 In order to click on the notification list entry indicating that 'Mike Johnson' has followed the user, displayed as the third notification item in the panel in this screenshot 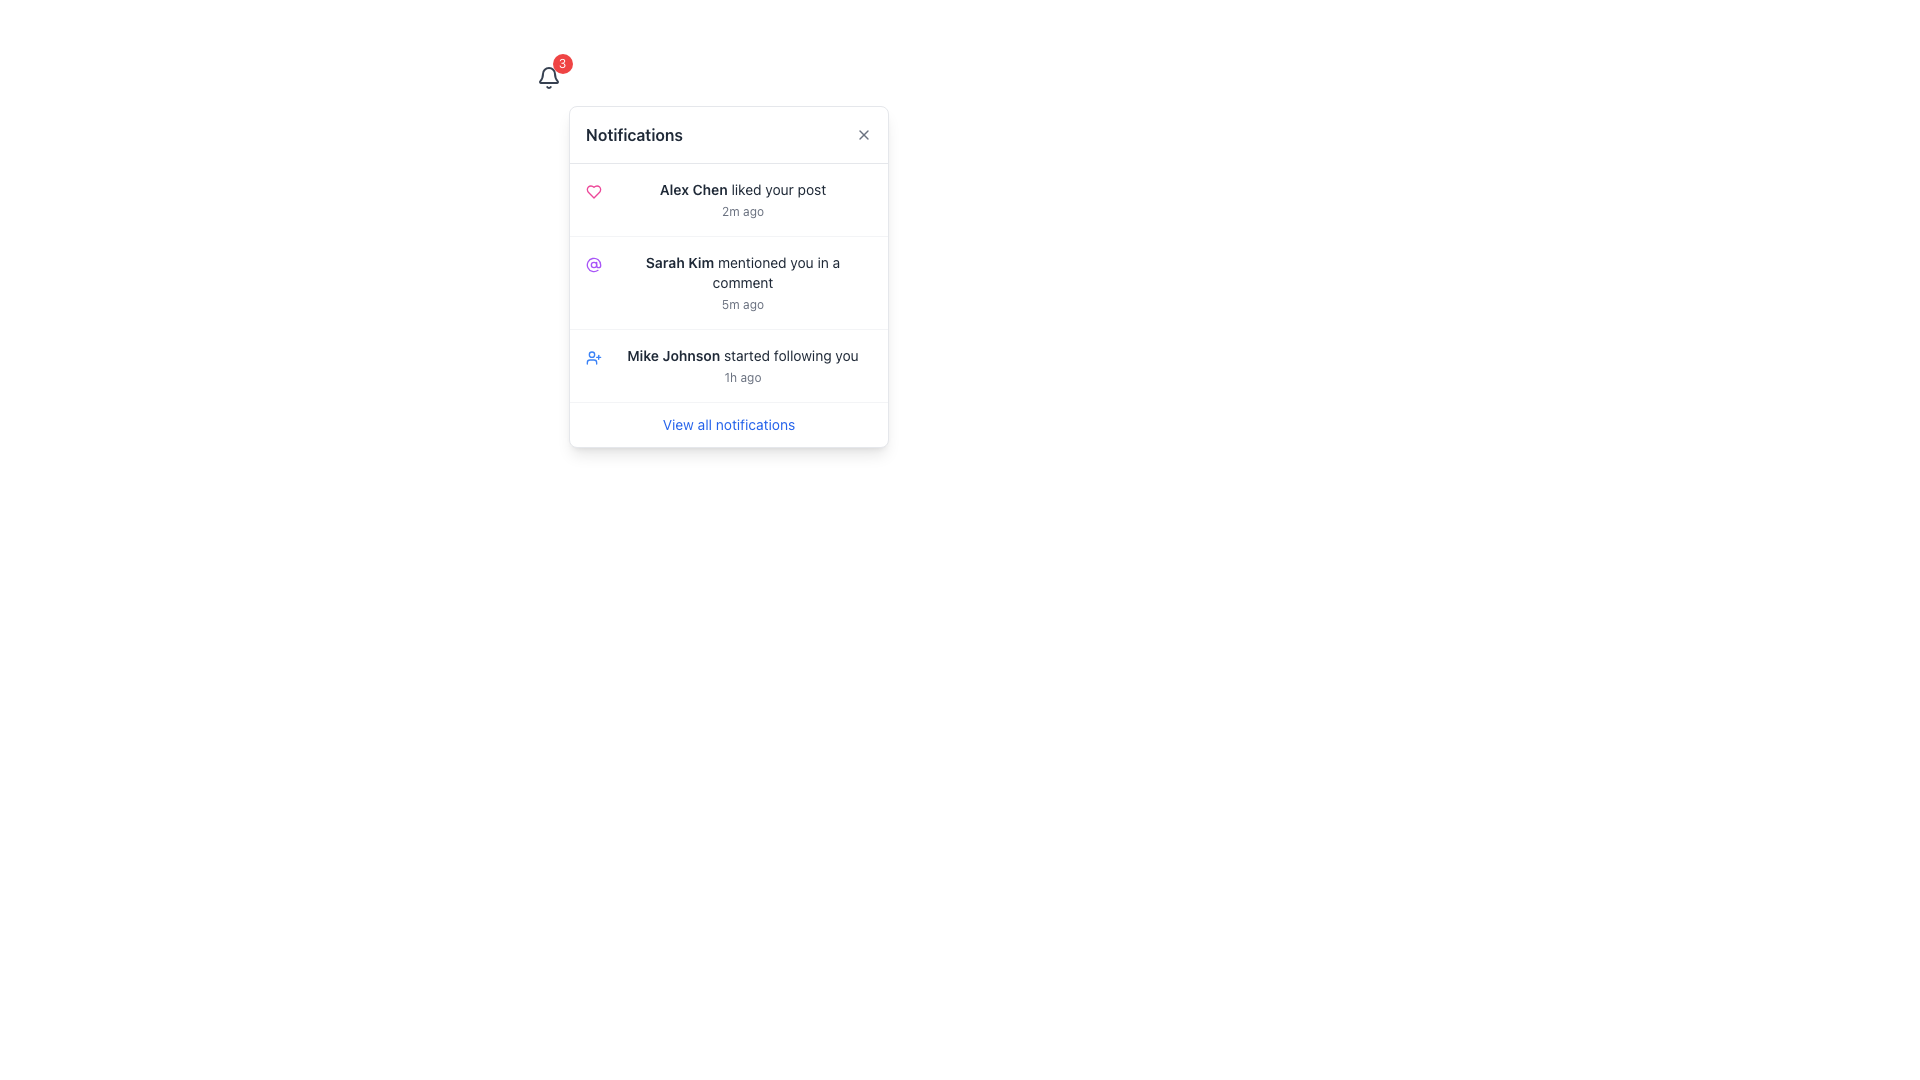, I will do `click(728, 366)`.